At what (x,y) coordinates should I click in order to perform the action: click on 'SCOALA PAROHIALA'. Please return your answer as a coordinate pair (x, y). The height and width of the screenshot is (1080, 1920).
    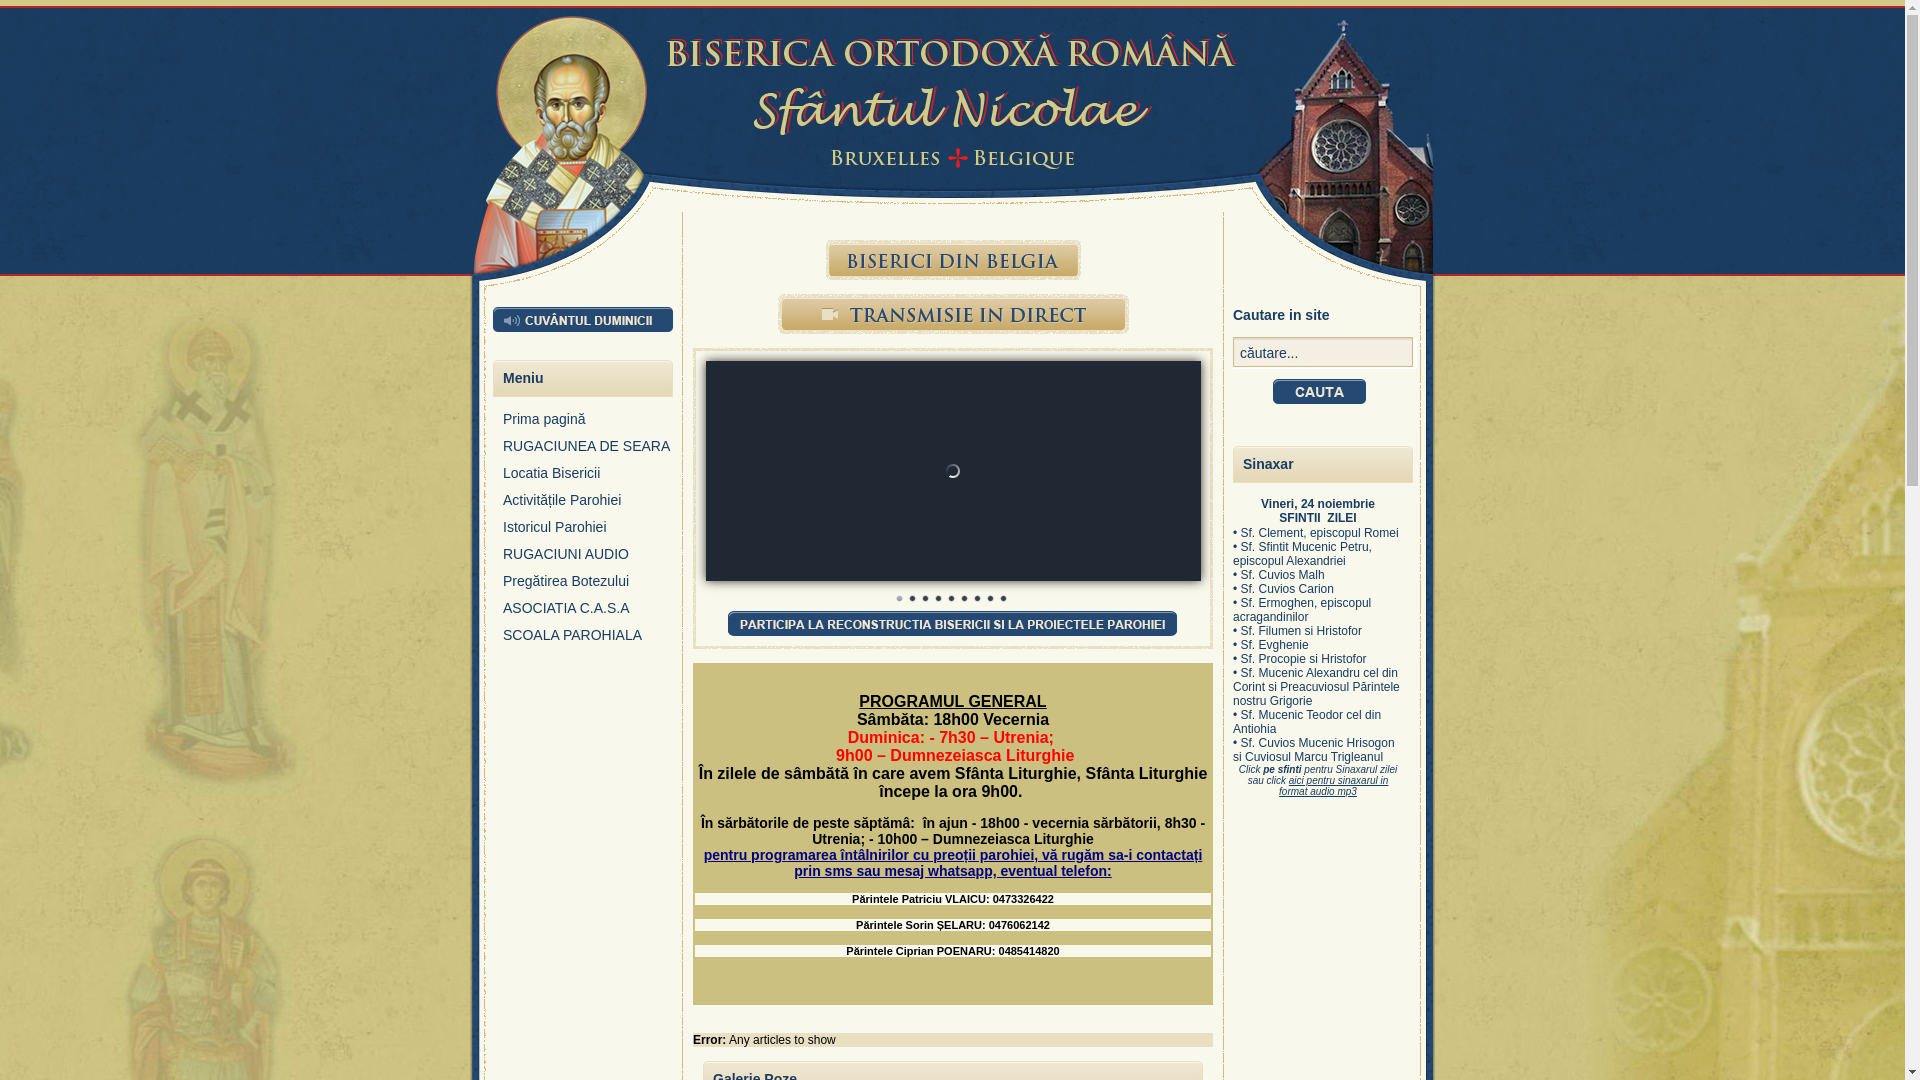
    Looking at the image, I should click on (587, 640).